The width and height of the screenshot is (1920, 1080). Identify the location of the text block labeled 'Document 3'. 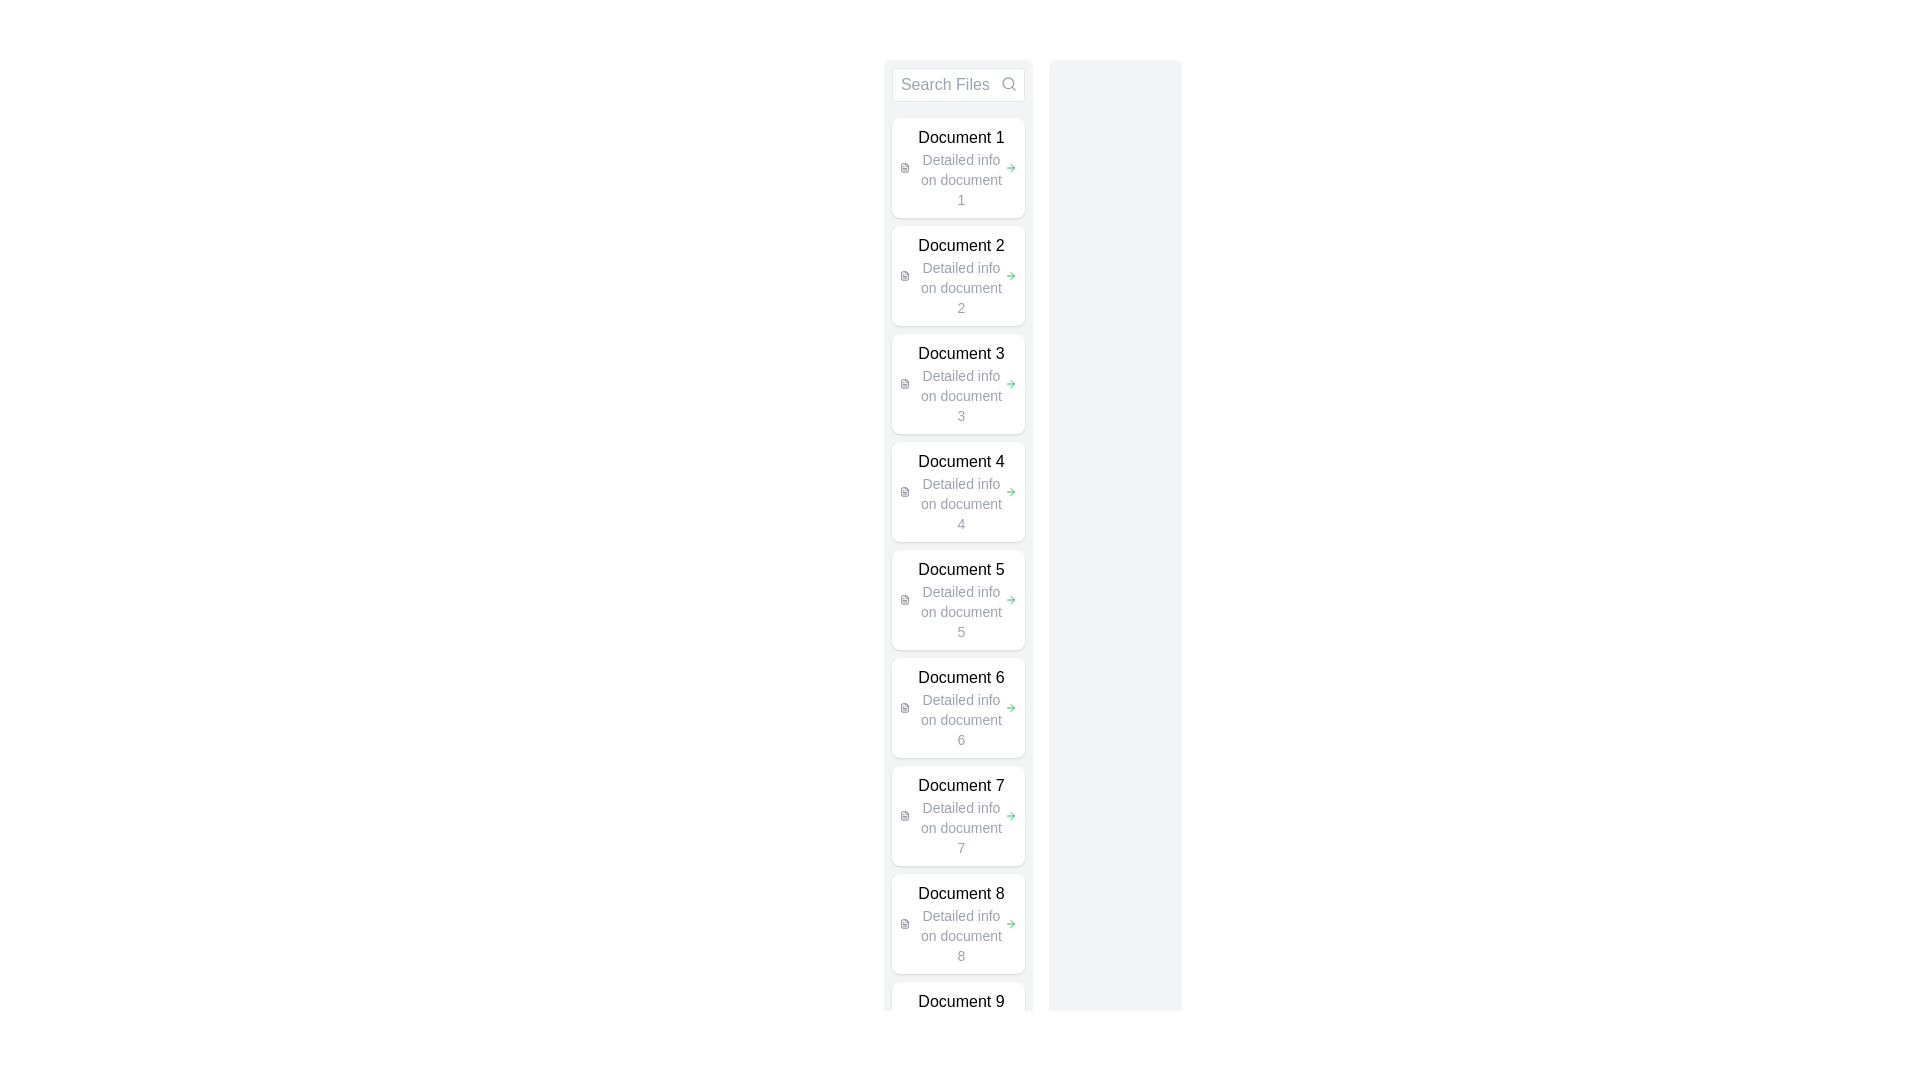
(961, 384).